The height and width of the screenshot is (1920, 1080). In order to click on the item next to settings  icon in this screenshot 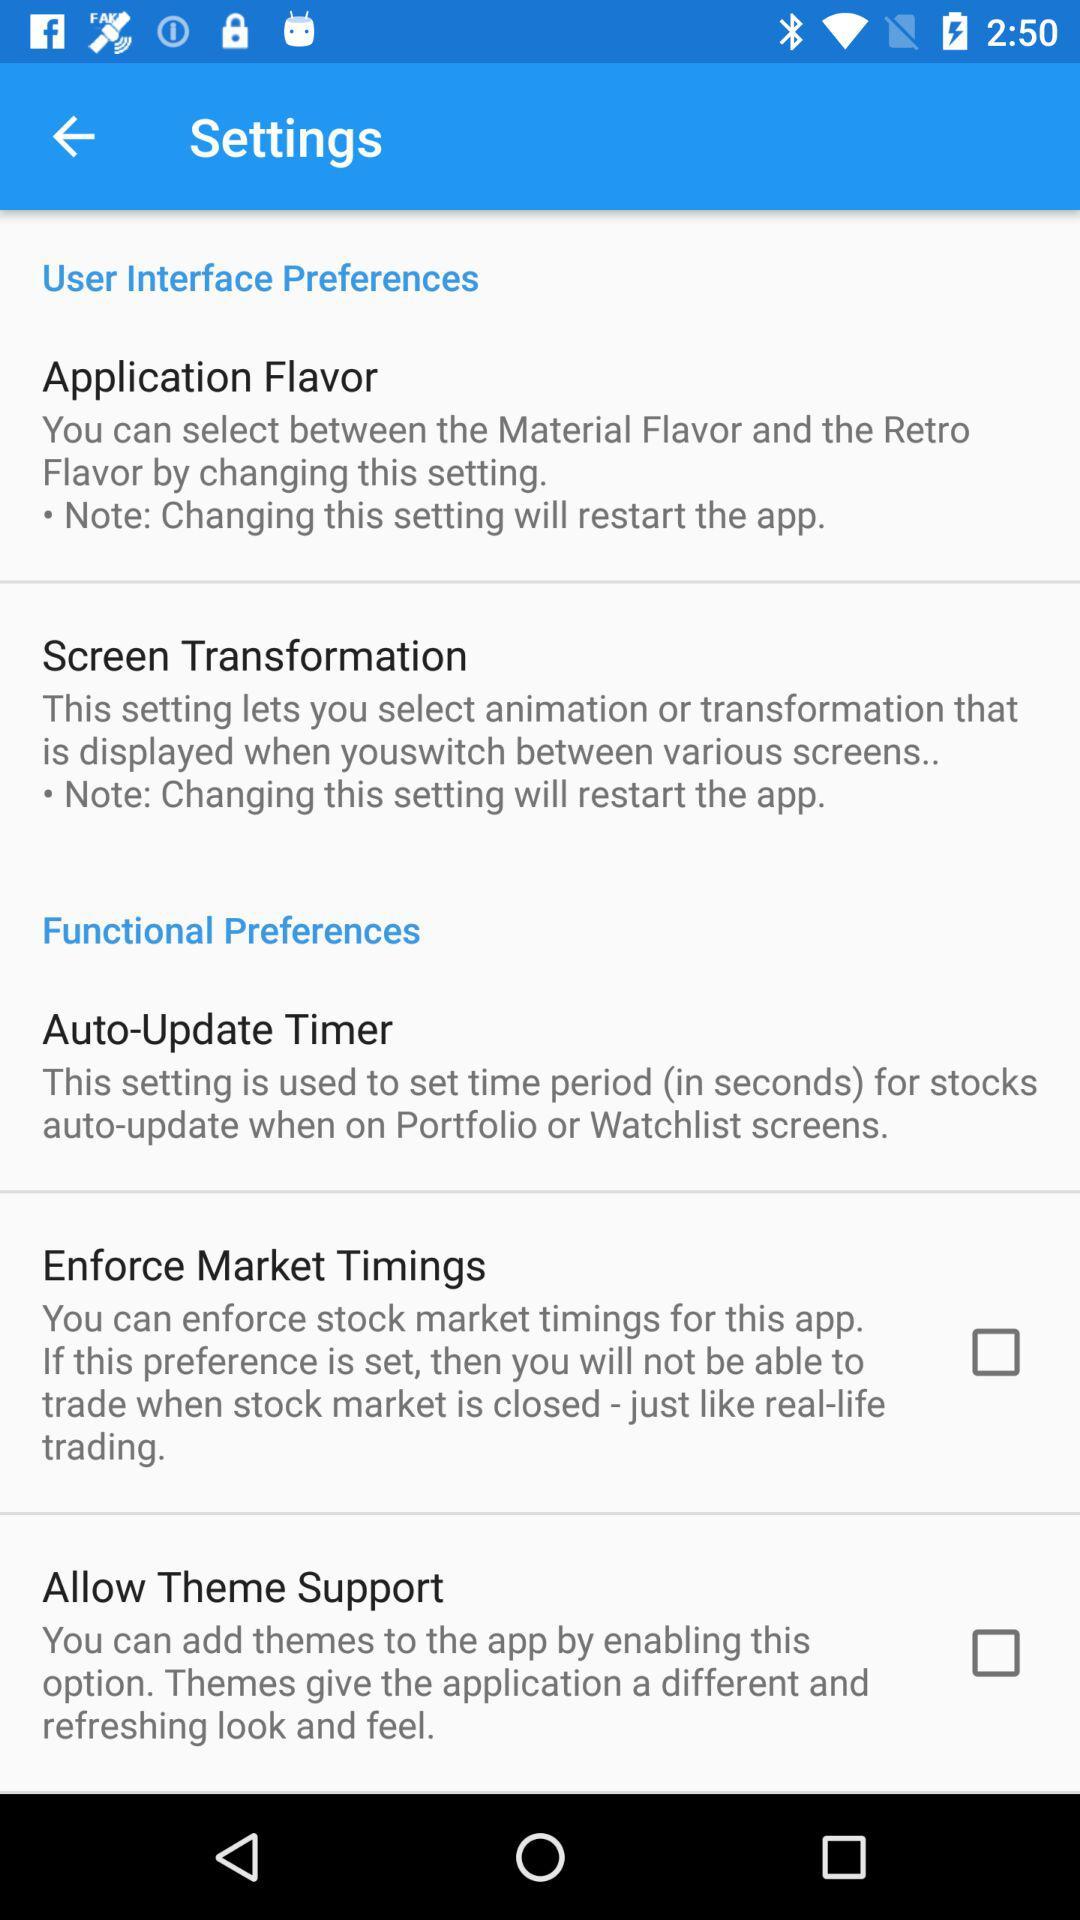, I will do `click(72, 135)`.